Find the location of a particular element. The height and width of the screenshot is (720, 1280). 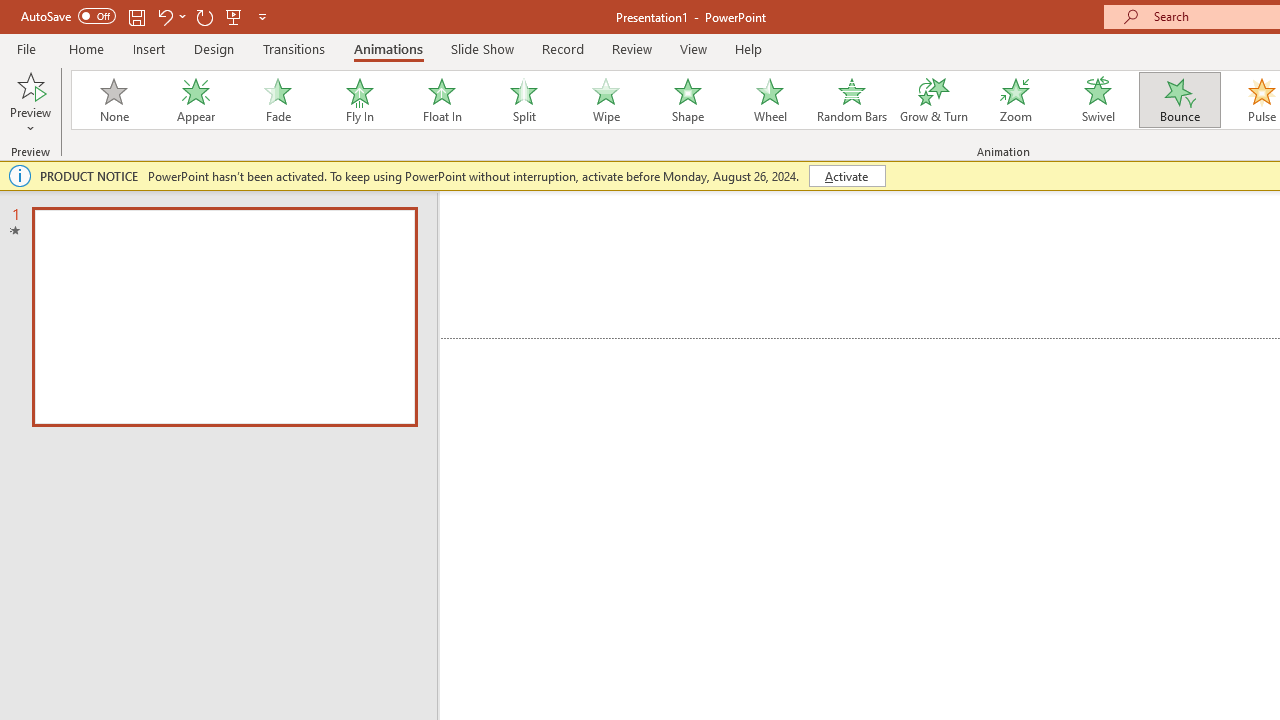

'Wipe' is located at coordinates (604, 100).